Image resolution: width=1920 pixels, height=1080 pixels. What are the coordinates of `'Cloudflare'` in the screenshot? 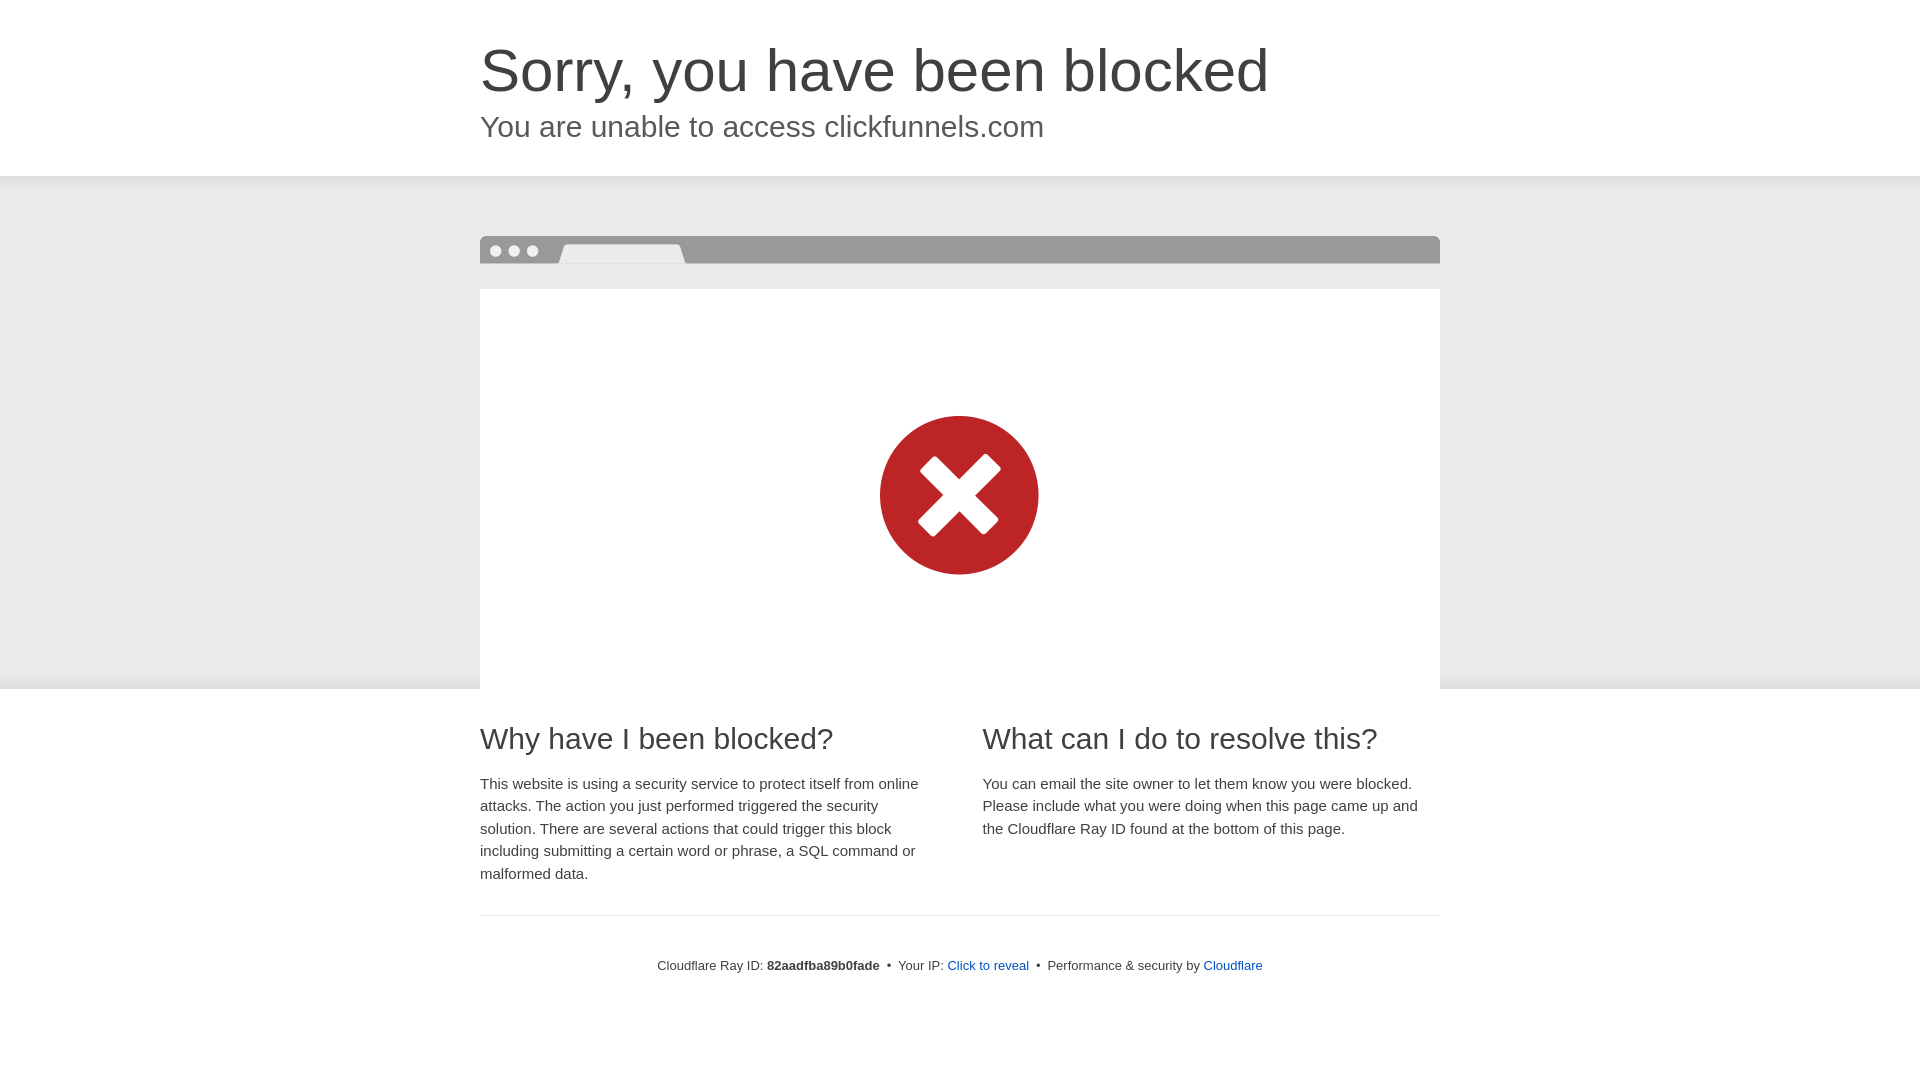 It's located at (1203, 964).